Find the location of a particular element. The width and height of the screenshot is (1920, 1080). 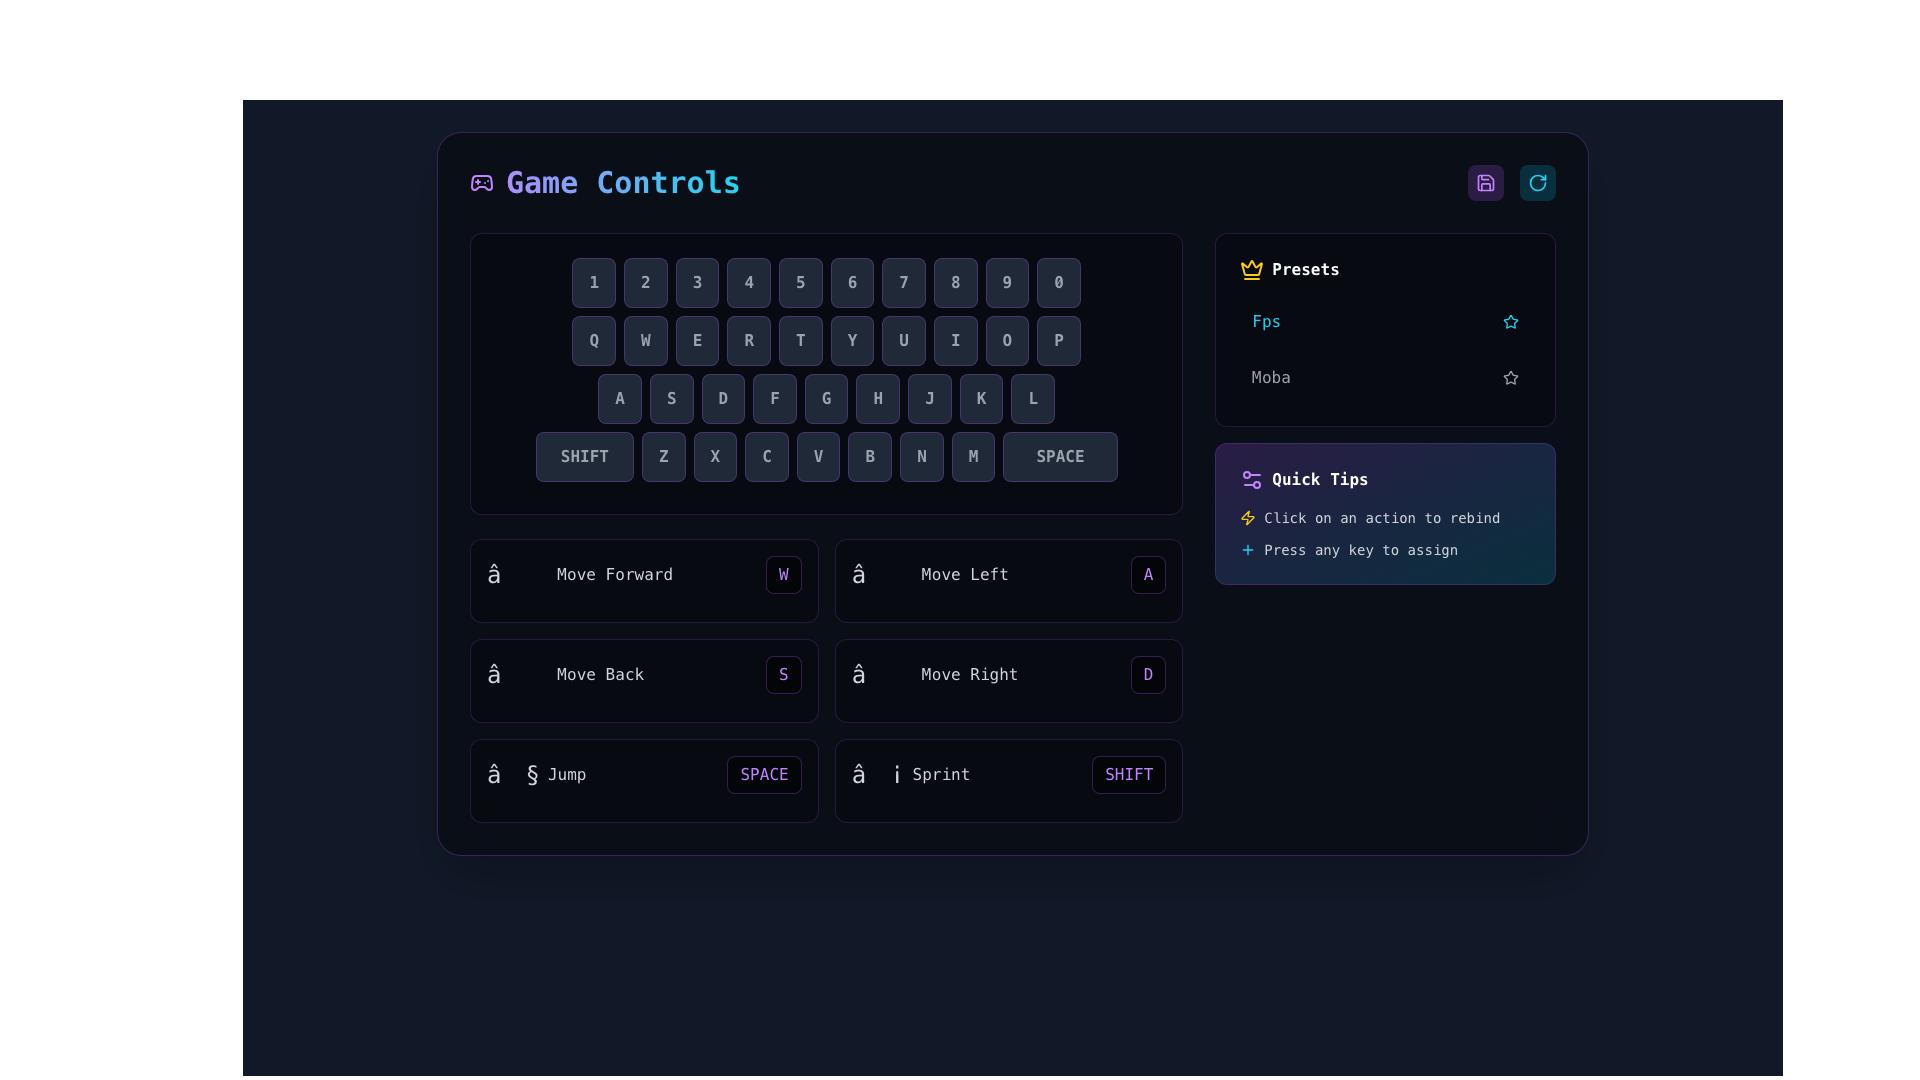

the rectangular button labeled 'P' with a dark background, located at the last position of the topmost row of the digital keyboard layout, to simulate a key press is located at coordinates (1058, 339).